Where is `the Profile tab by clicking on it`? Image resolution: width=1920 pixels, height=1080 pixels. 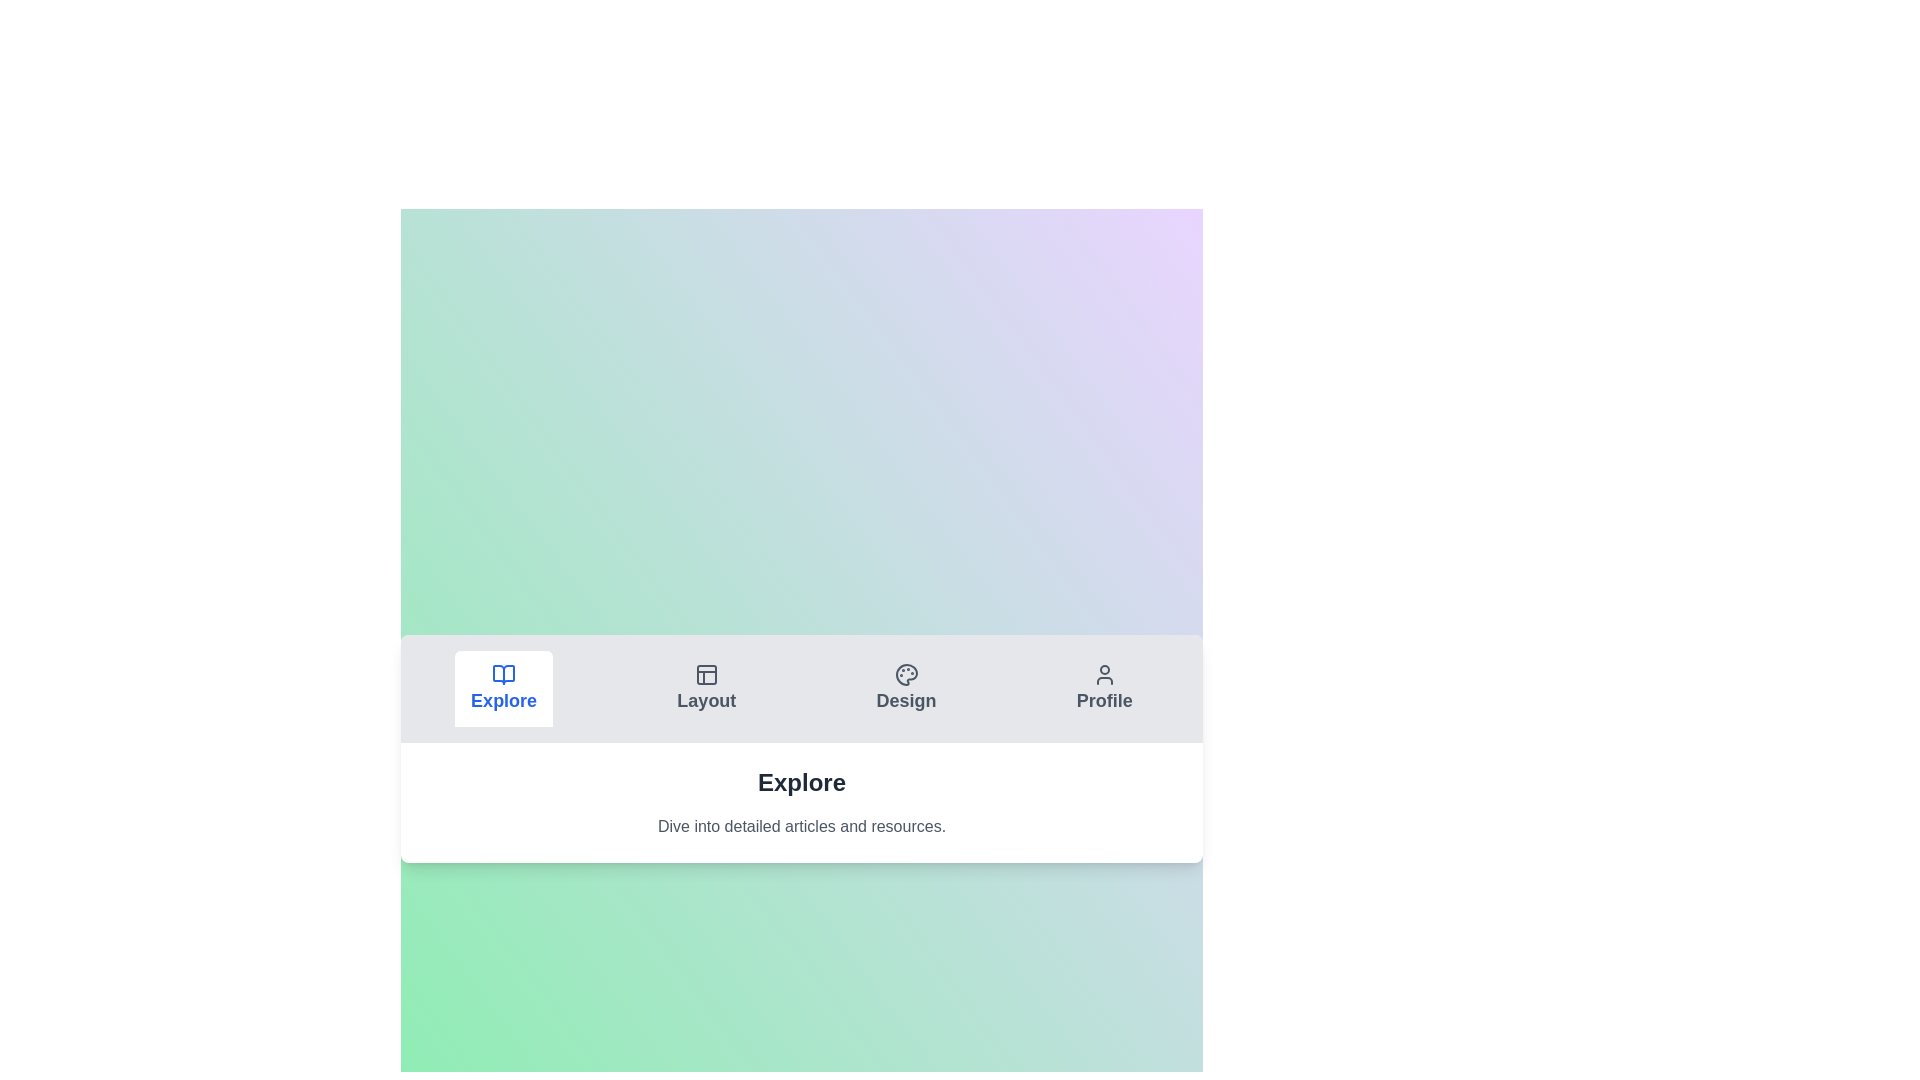 the Profile tab by clicking on it is located at coordinates (1103, 688).